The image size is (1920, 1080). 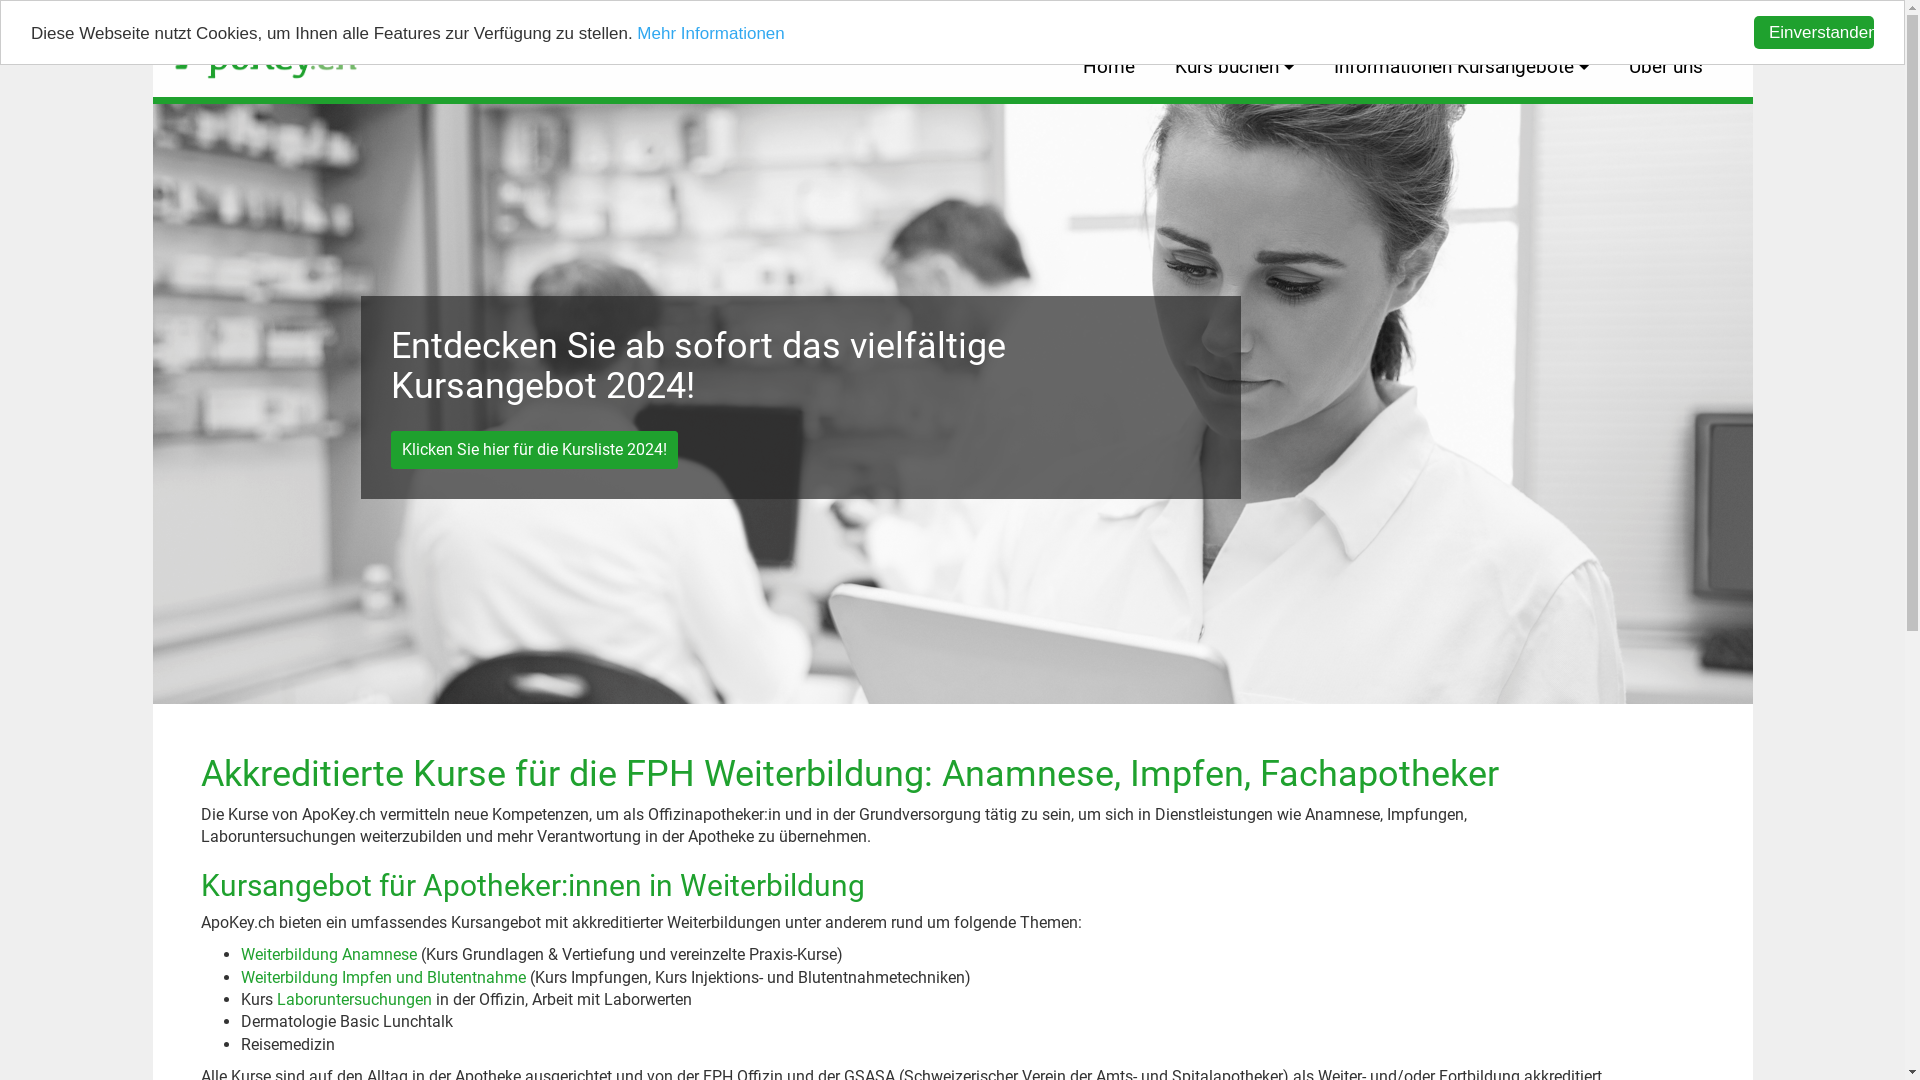 I want to click on 'Laboruntersuchungen', so click(x=353, y=999).